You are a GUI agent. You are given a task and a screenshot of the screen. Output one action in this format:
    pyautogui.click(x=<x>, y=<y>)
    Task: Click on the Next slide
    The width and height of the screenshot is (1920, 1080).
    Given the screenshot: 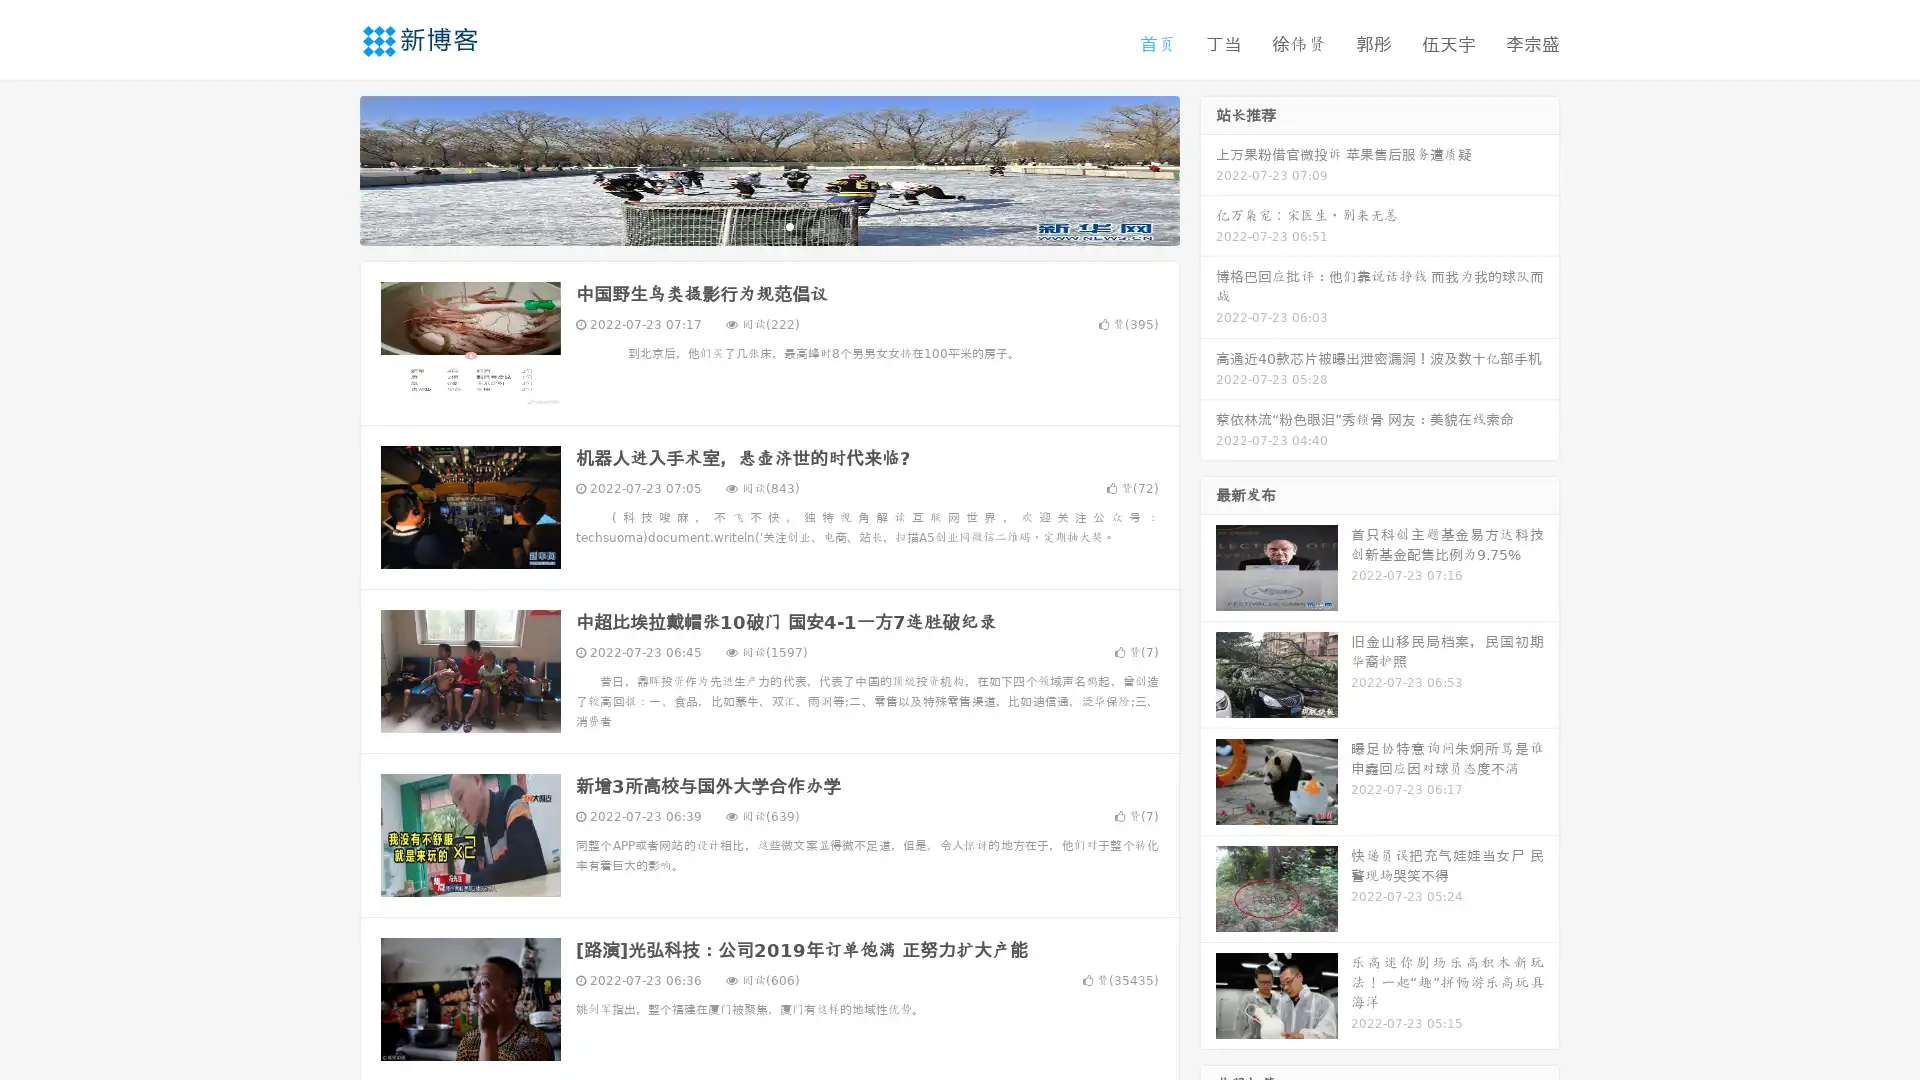 What is the action you would take?
    pyautogui.click(x=1208, y=168)
    